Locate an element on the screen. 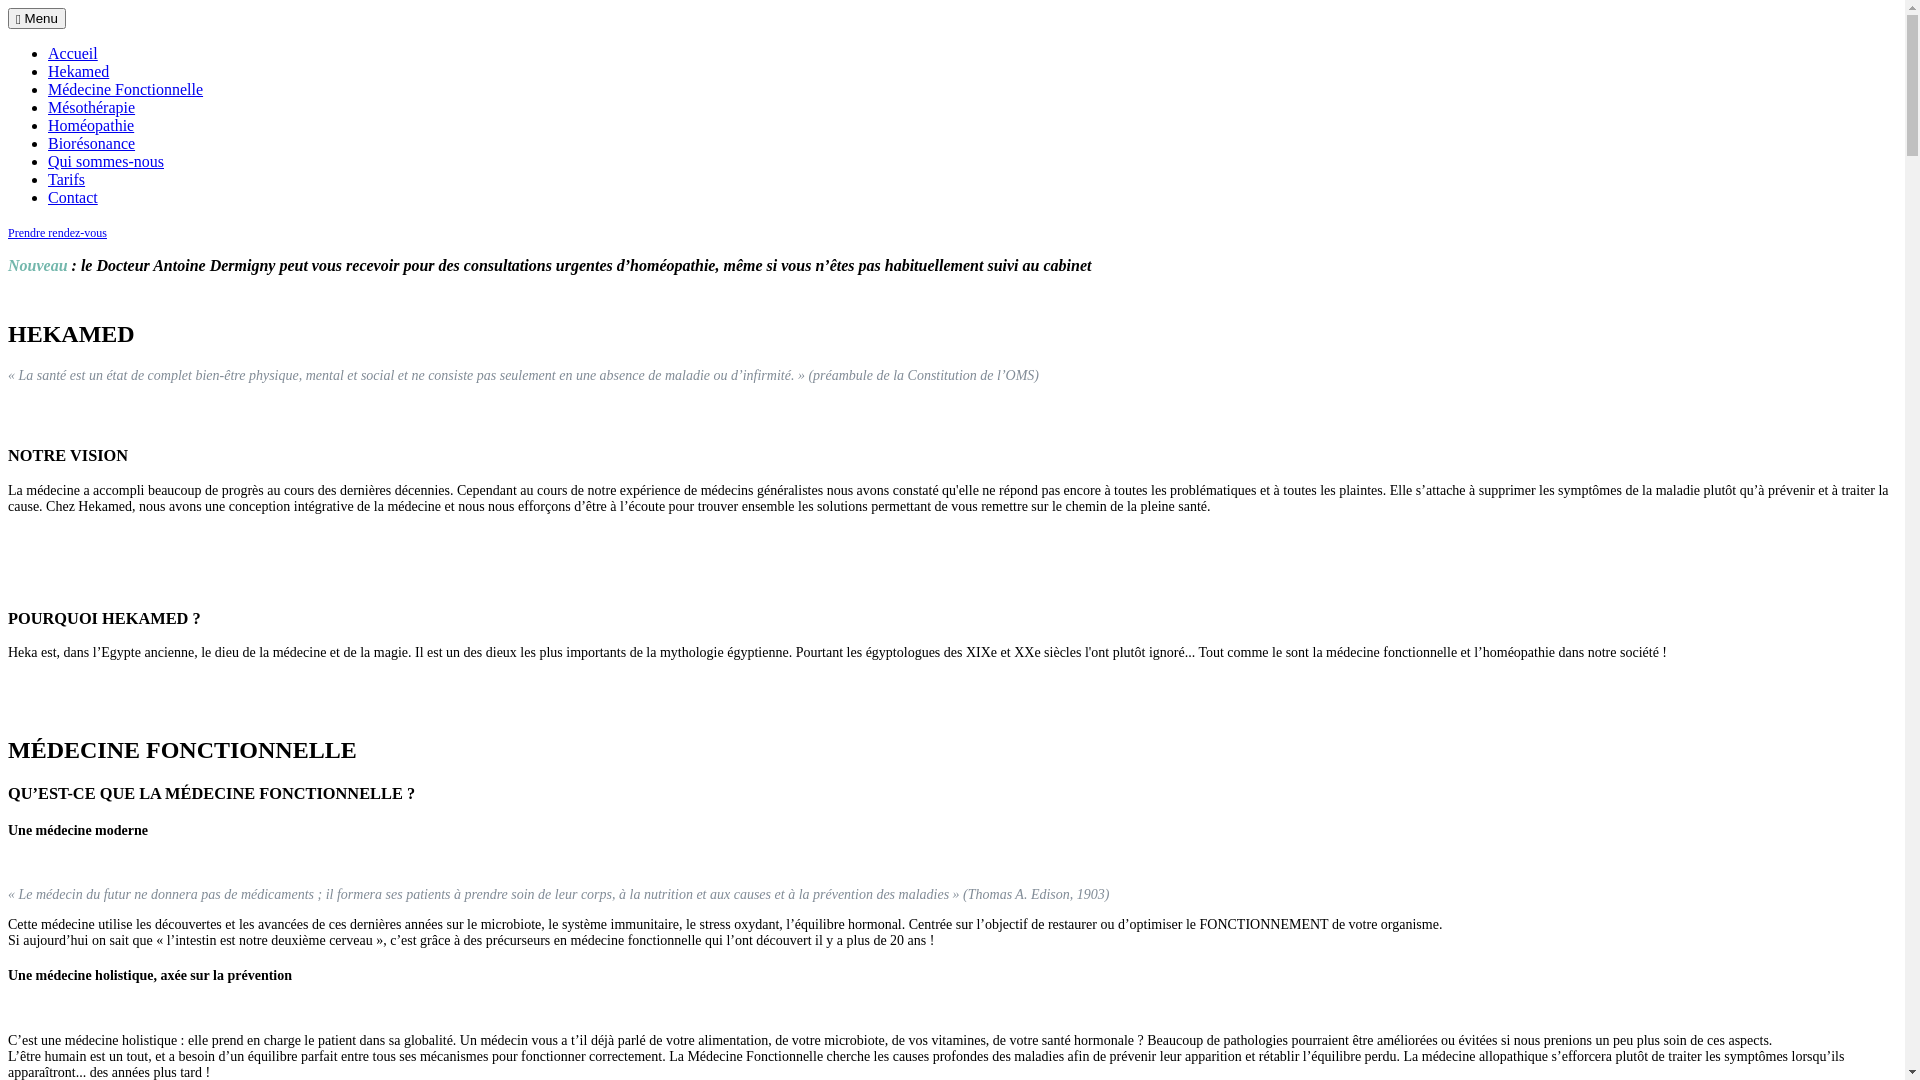 The width and height of the screenshot is (1920, 1080). 'Accueil' is located at coordinates (48, 52).